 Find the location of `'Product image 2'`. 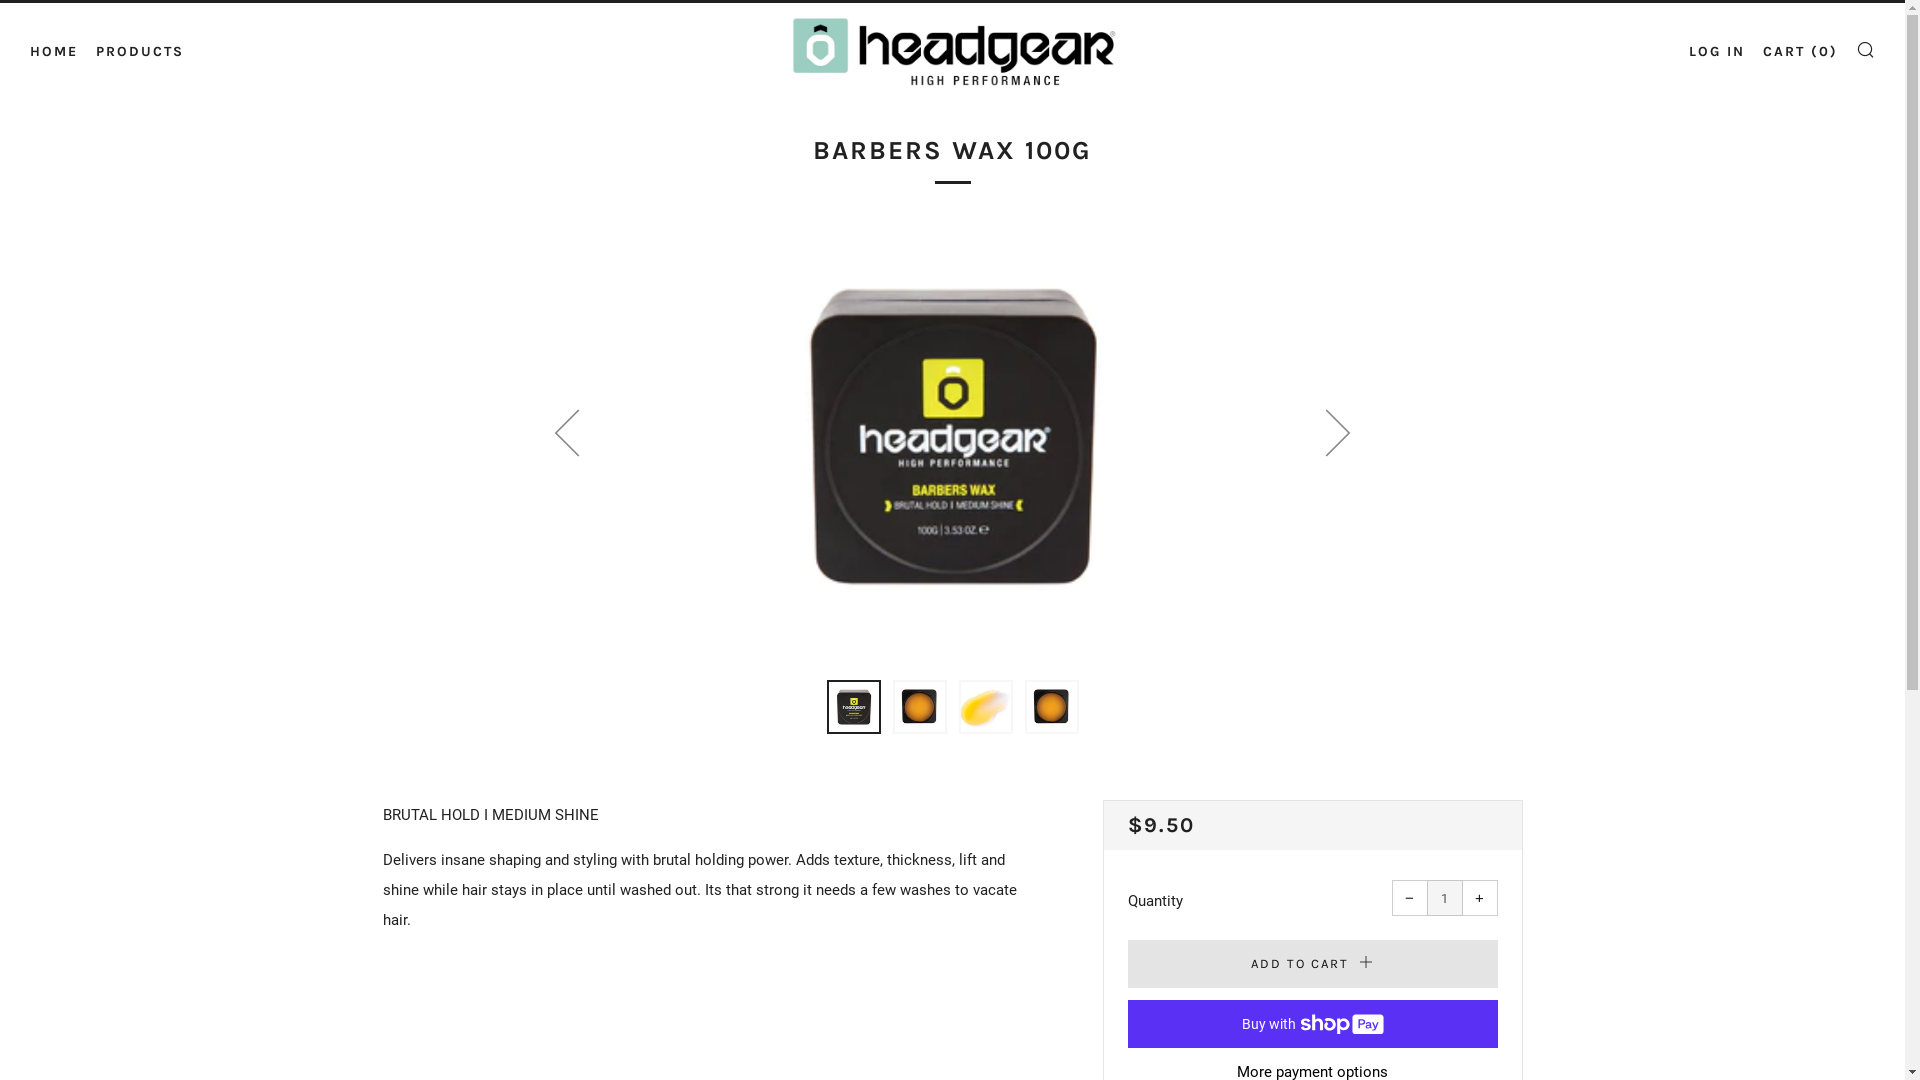

'Product image 2' is located at coordinates (917, 705).